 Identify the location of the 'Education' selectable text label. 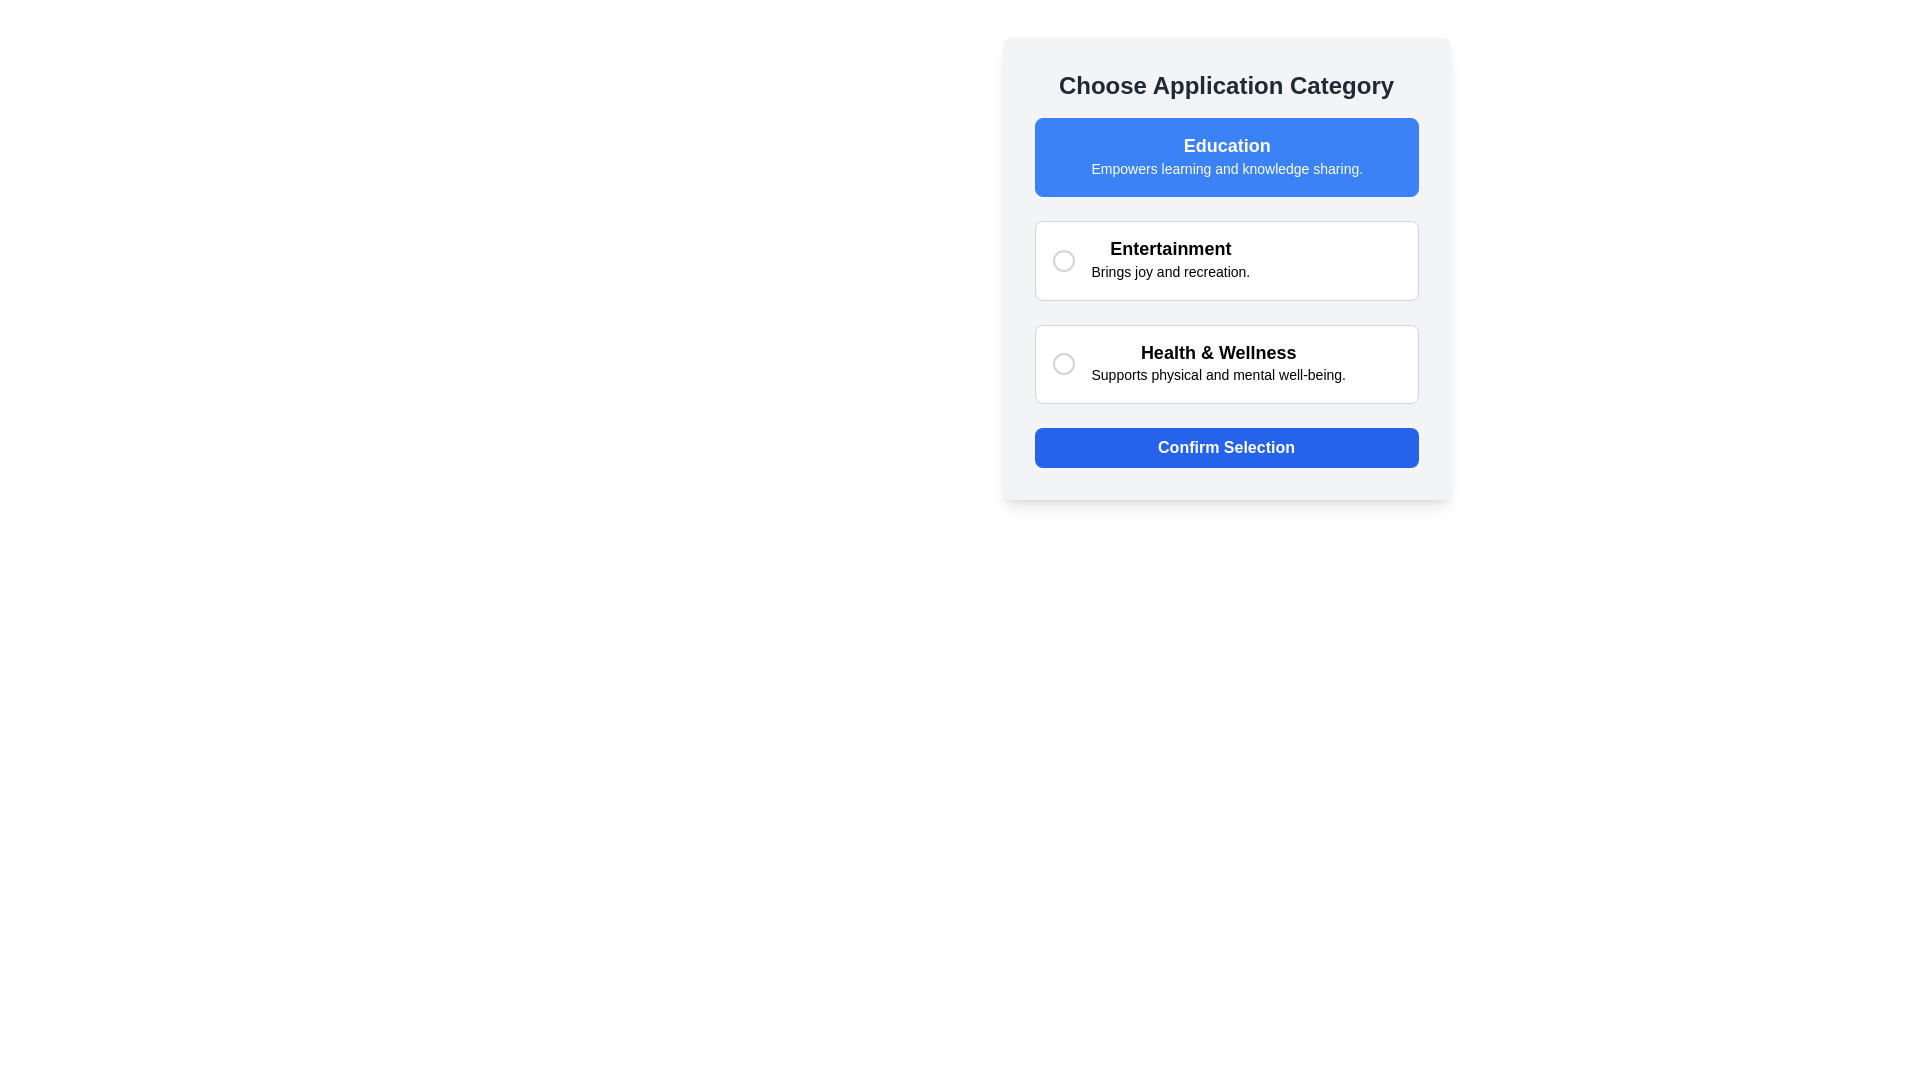
(1226, 156).